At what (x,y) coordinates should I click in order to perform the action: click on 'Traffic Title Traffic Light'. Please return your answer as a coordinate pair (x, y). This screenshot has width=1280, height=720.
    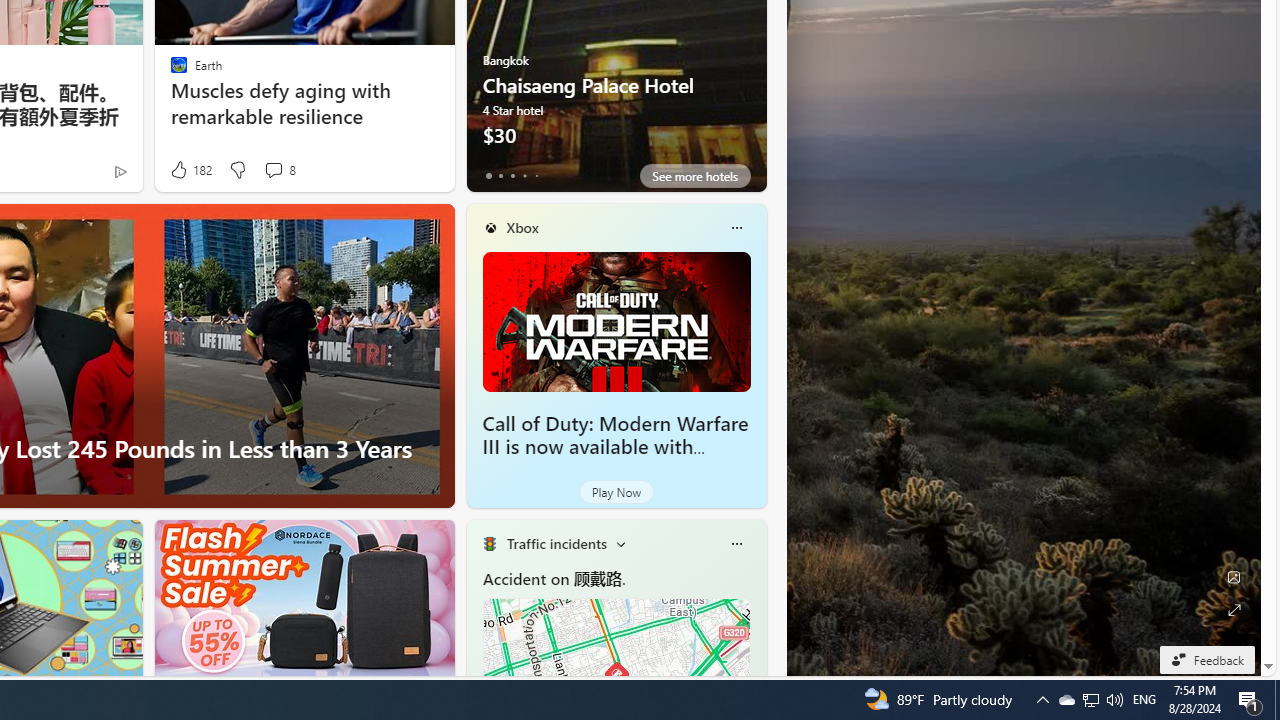
    Looking at the image, I should click on (489, 543).